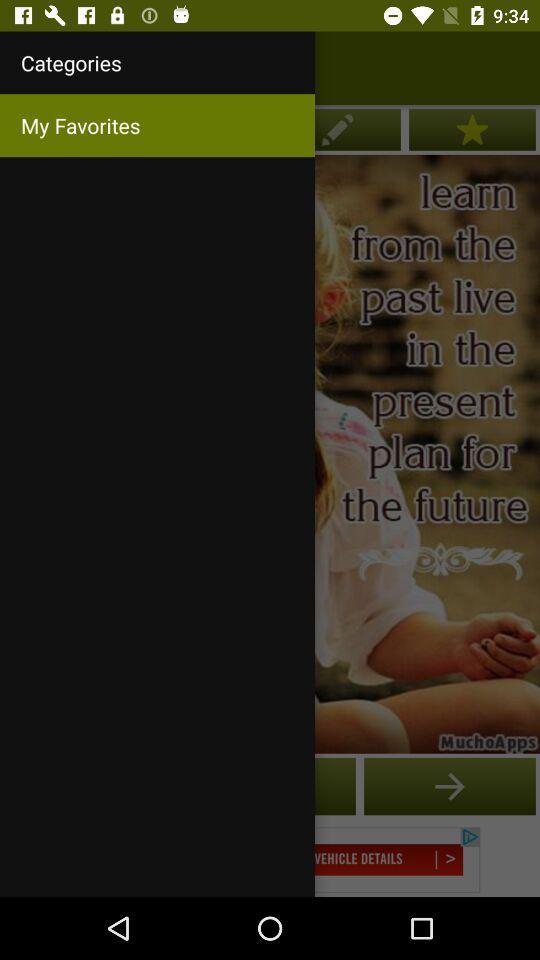  What do you see at coordinates (449, 786) in the screenshot?
I see `the add icon` at bounding box center [449, 786].